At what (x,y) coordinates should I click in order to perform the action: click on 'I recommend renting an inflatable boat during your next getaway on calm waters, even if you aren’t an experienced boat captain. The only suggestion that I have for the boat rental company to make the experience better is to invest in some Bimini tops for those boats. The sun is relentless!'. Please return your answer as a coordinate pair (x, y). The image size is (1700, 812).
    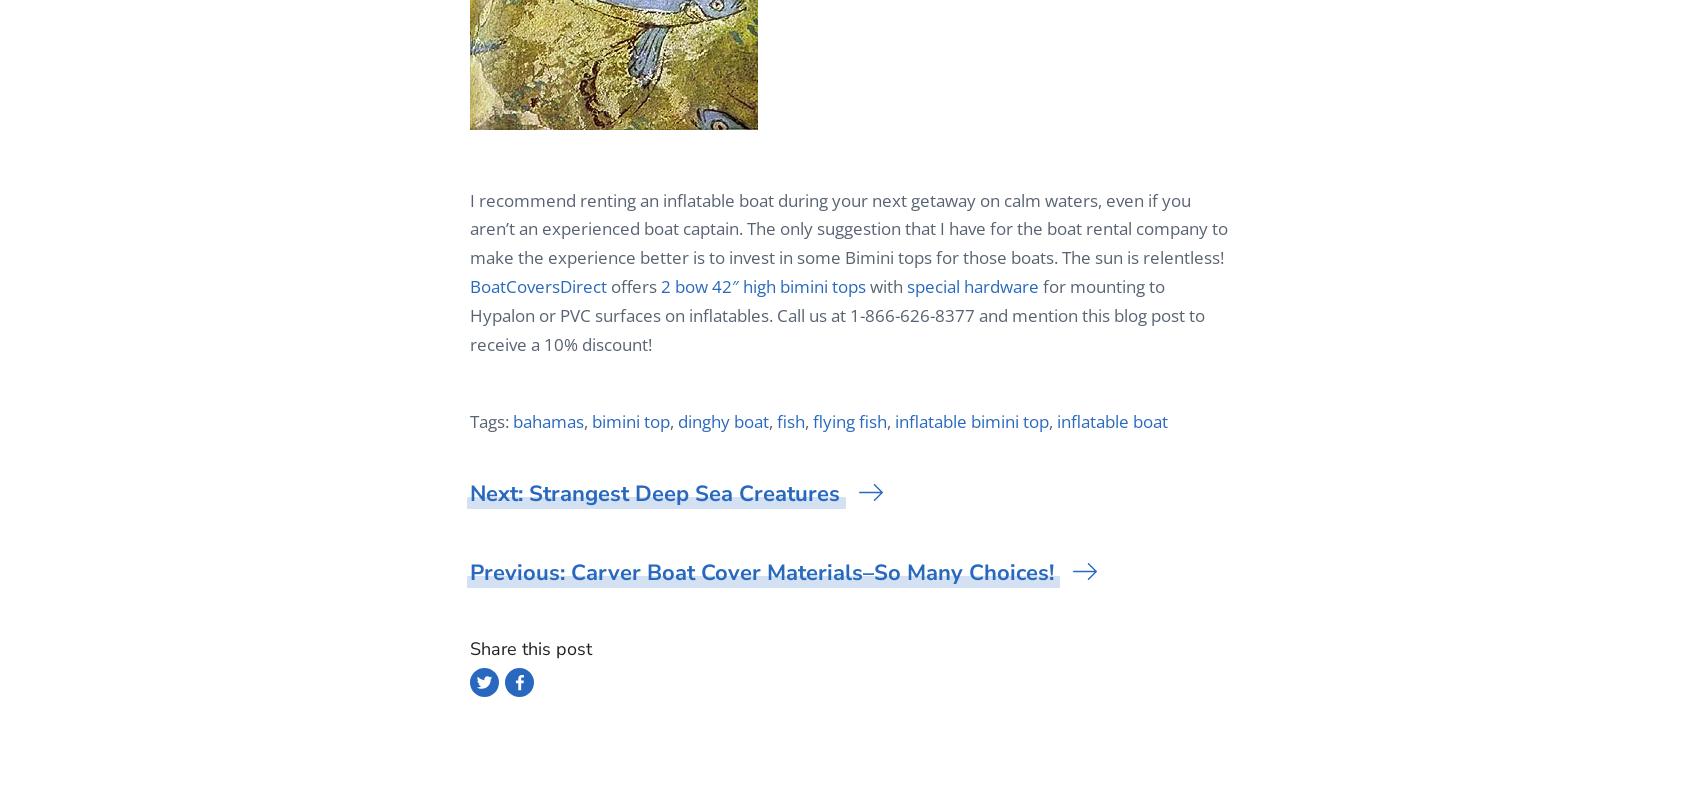
    Looking at the image, I should click on (847, 228).